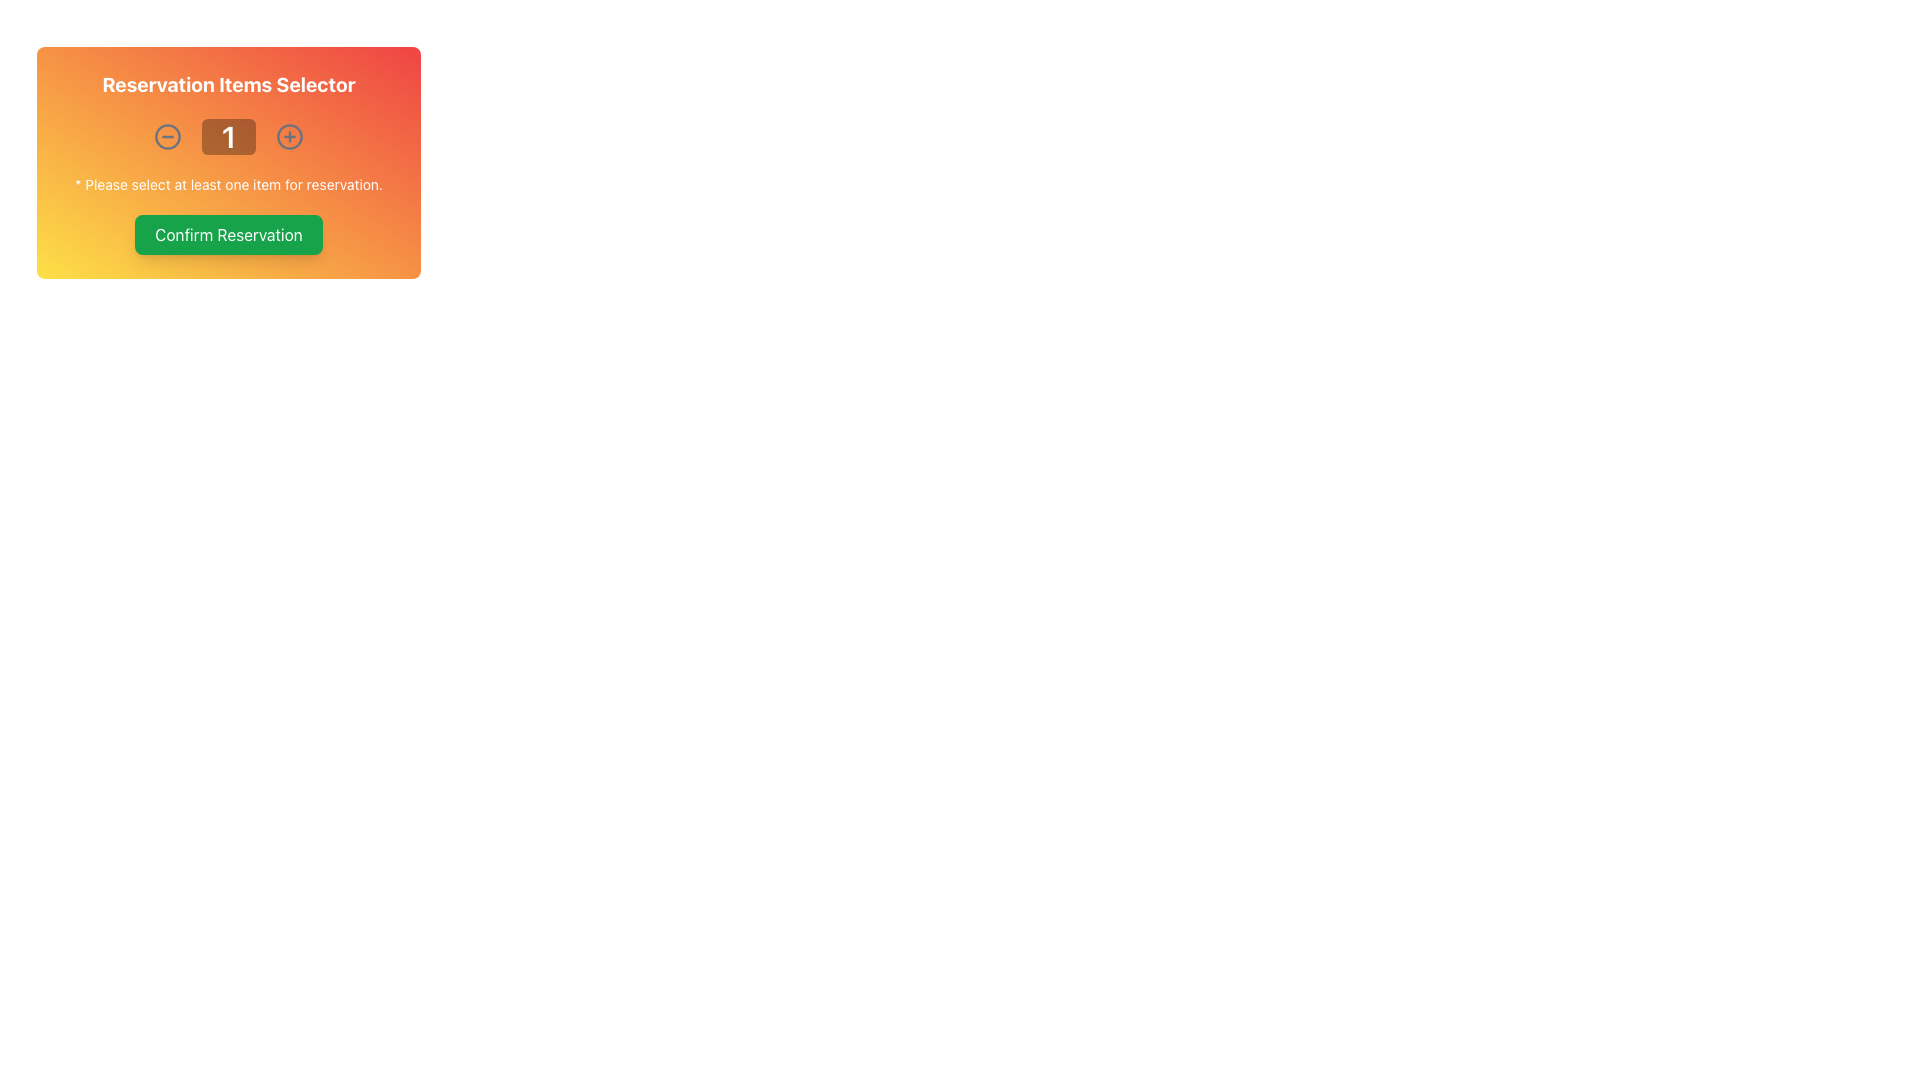 The height and width of the screenshot is (1080, 1920). Describe the element at coordinates (289, 136) in the screenshot. I see `the circular '+' button located on the right side of the quantity selector interface to read its tooltip` at that location.